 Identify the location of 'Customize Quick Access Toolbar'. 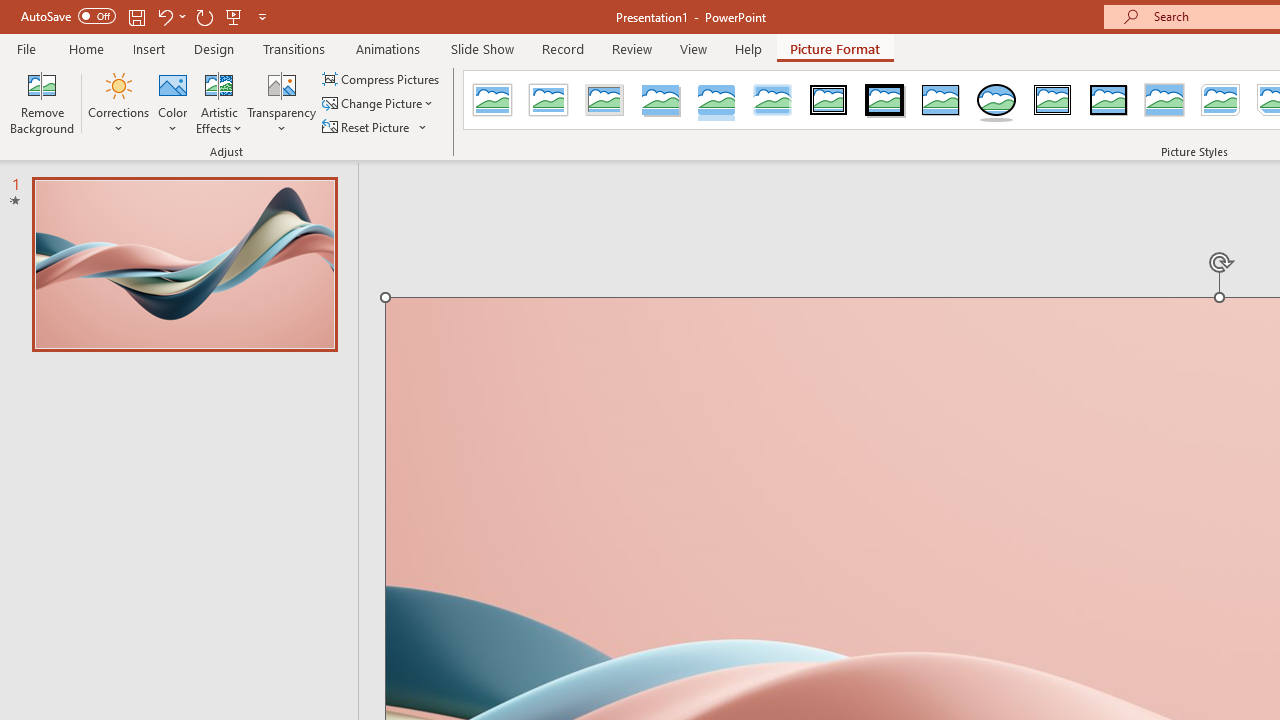
(262, 16).